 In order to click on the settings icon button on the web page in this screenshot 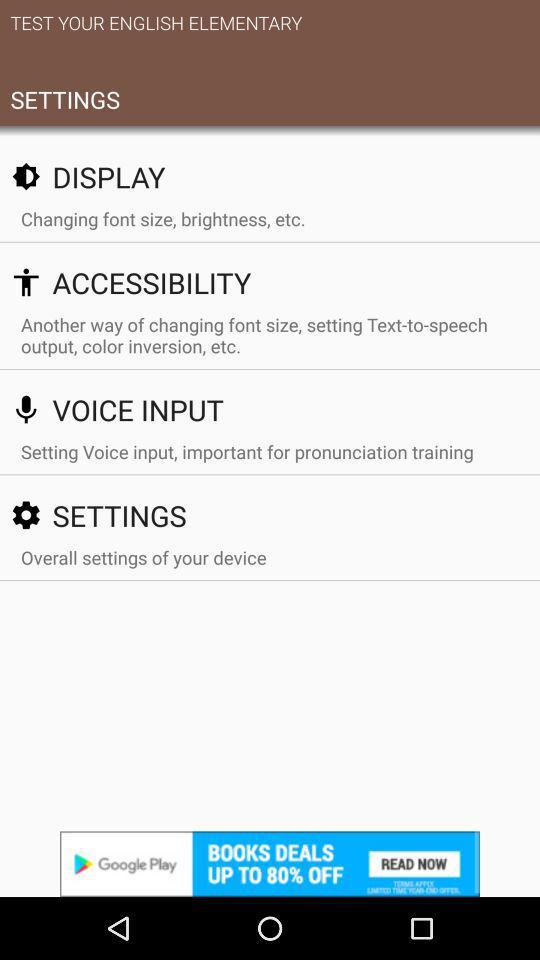, I will do `click(25, 514)`.